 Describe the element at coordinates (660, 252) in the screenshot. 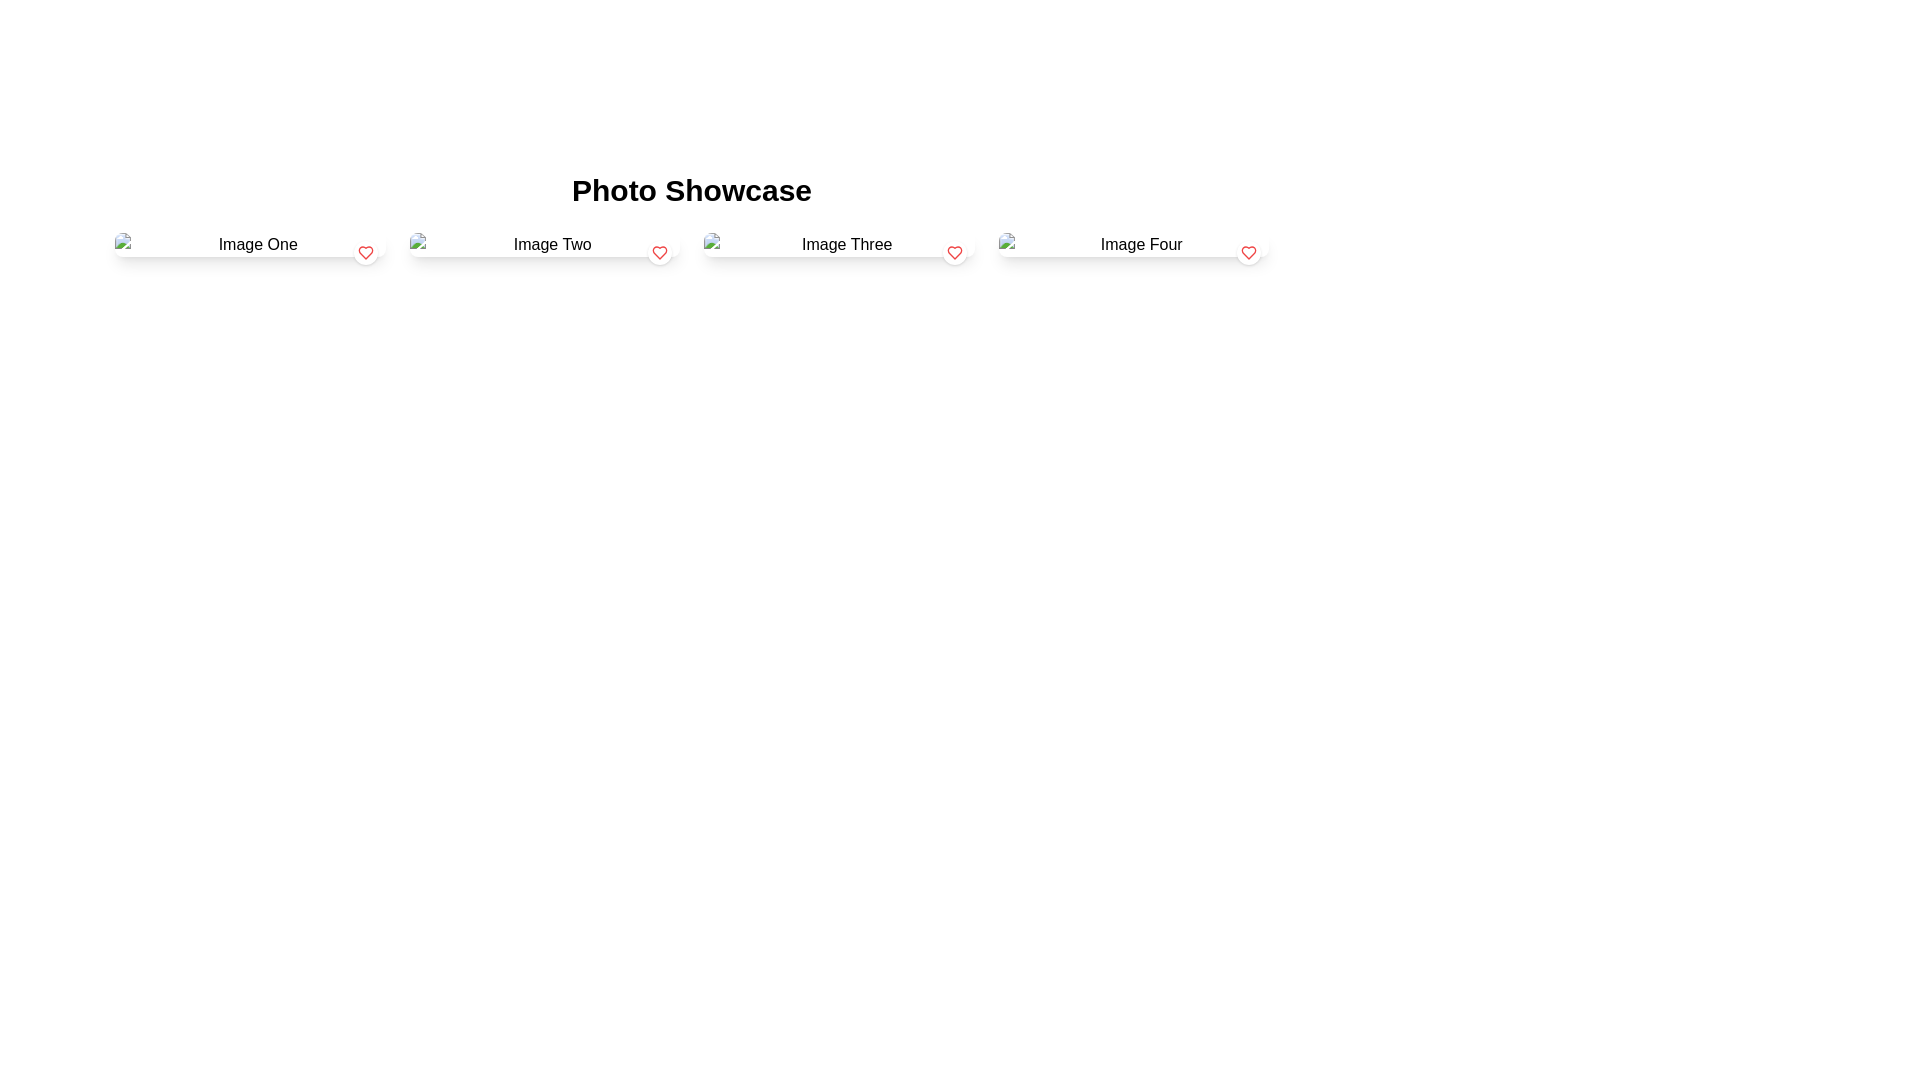

I see `the heart icon button representing the favorite or like functionality` at that location.